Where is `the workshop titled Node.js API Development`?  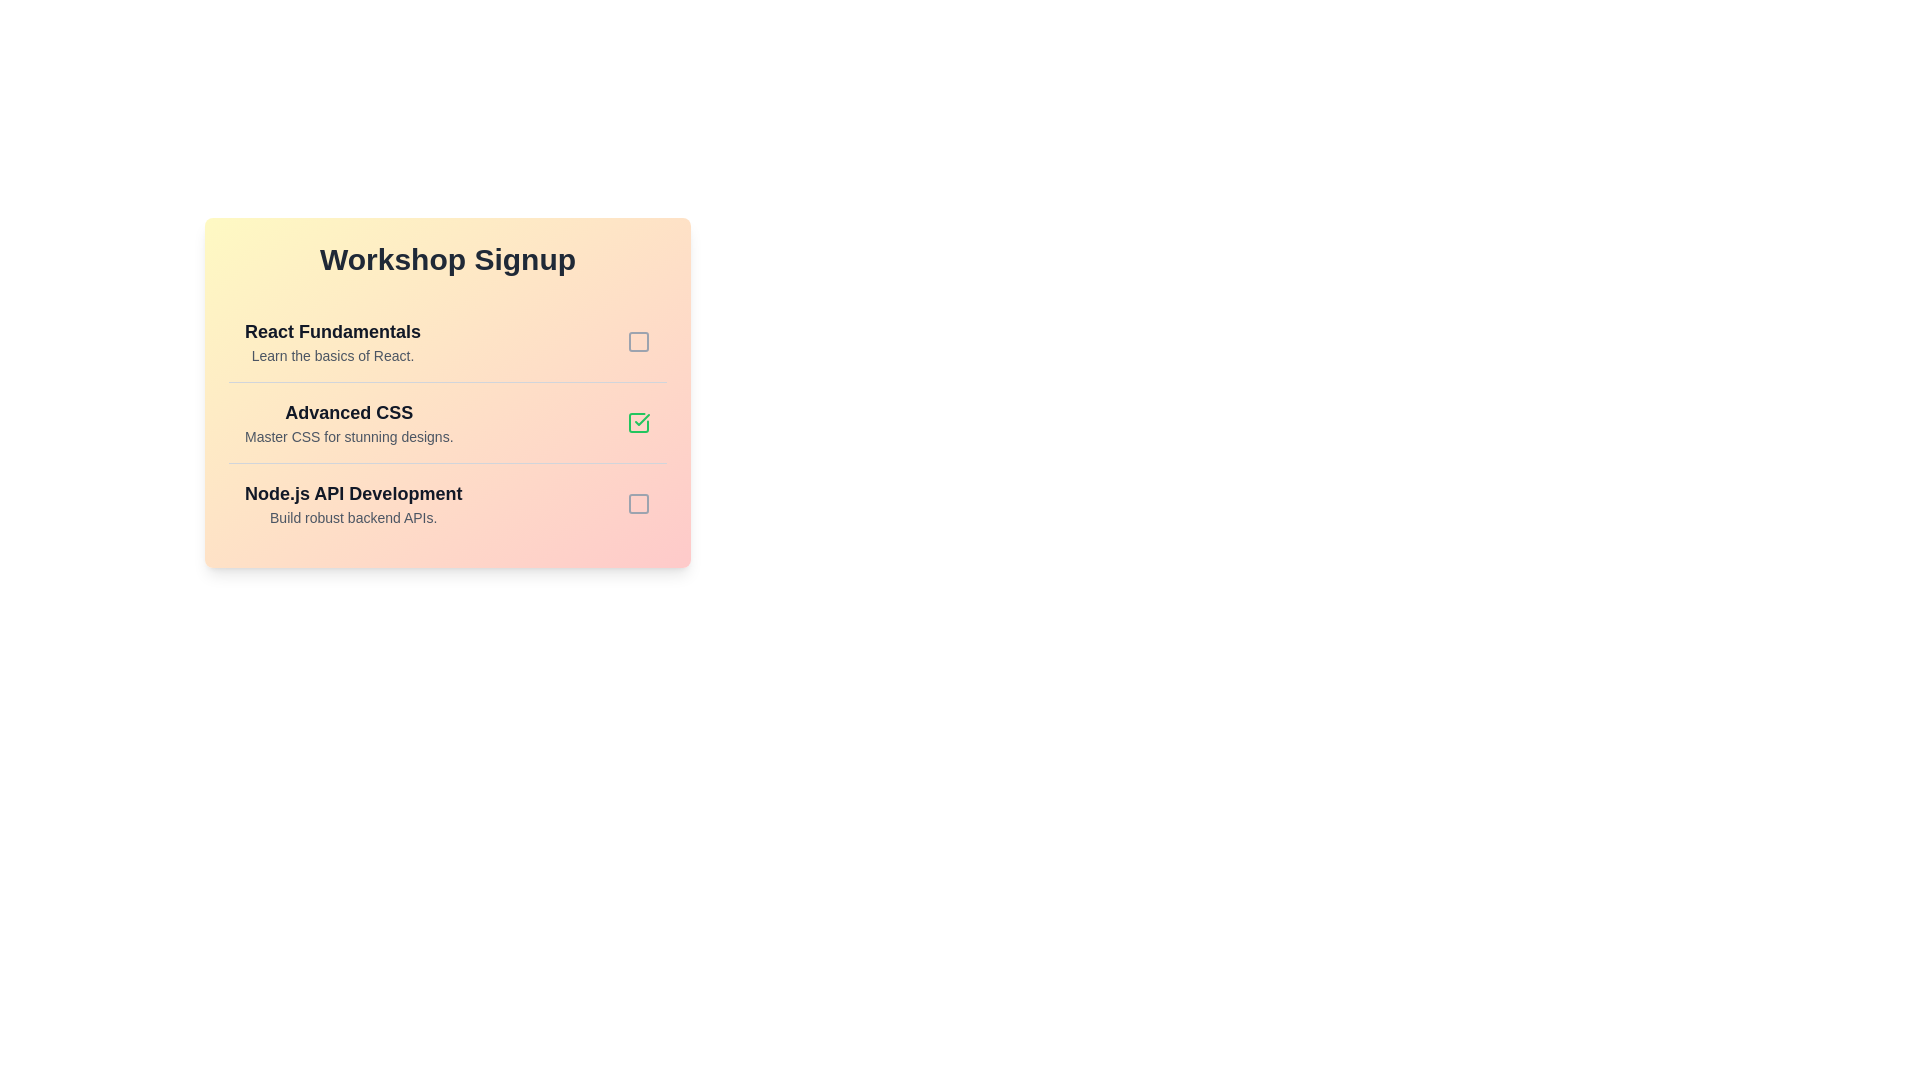
the workshop titled Node.js API Development is located at coordinates (353, 503).